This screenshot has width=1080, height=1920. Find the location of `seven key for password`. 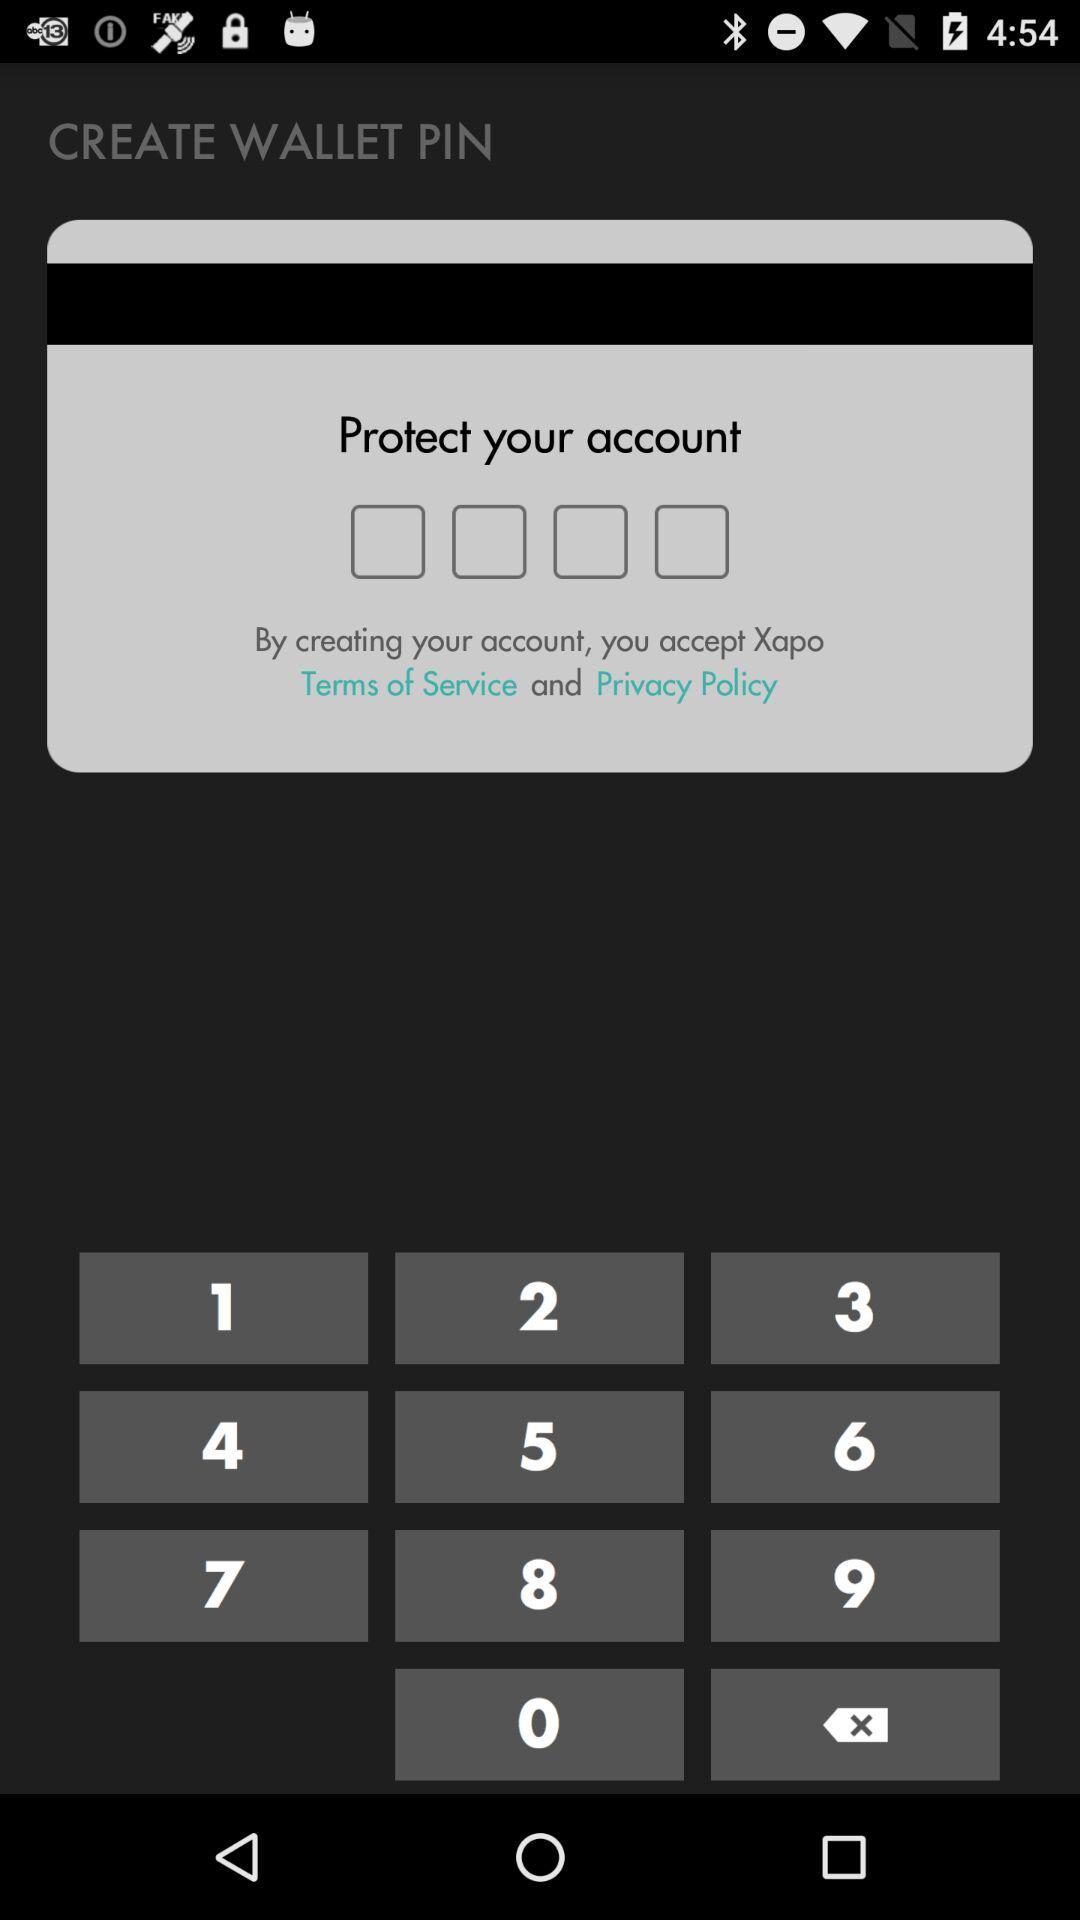

seven key for password is located at coordinates (223, 1584).